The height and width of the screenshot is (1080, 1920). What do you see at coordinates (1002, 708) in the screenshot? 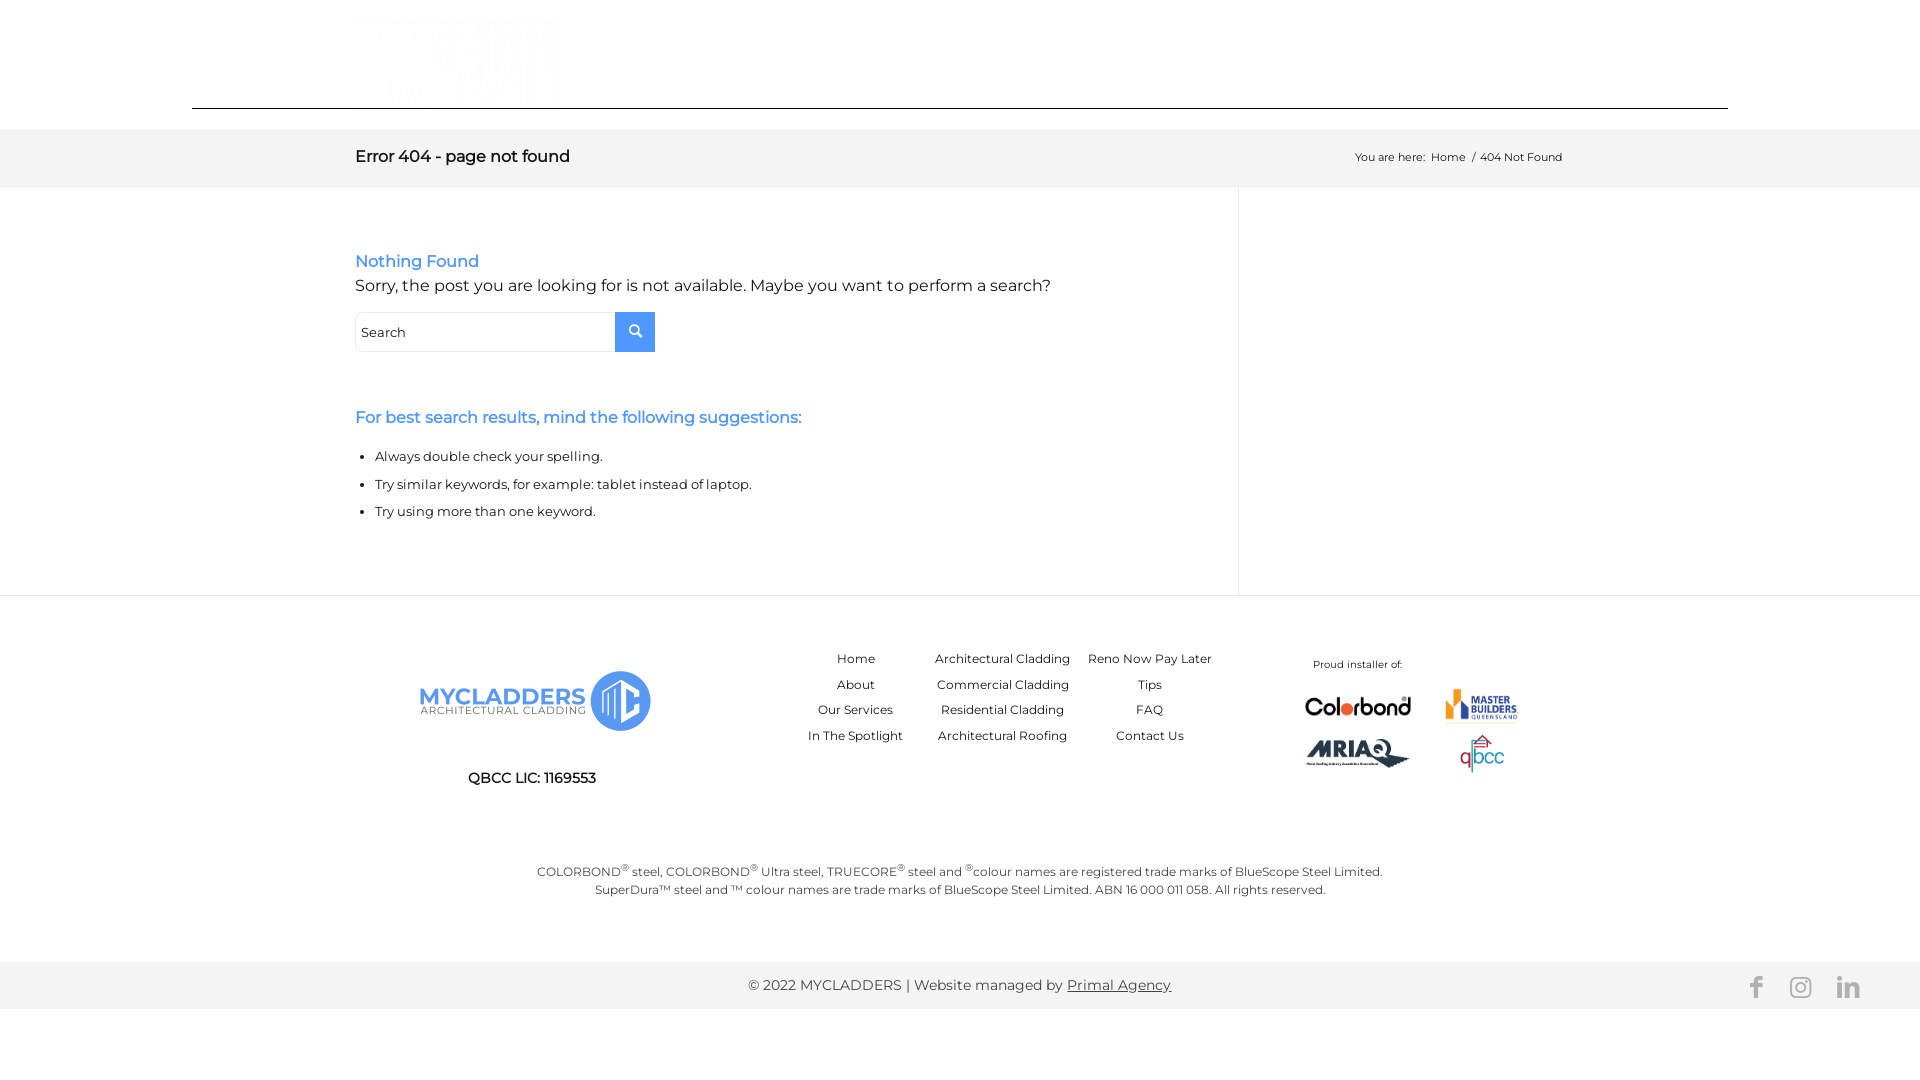
I see `'Residential Cladding'` at bounding box center [1002, 708].